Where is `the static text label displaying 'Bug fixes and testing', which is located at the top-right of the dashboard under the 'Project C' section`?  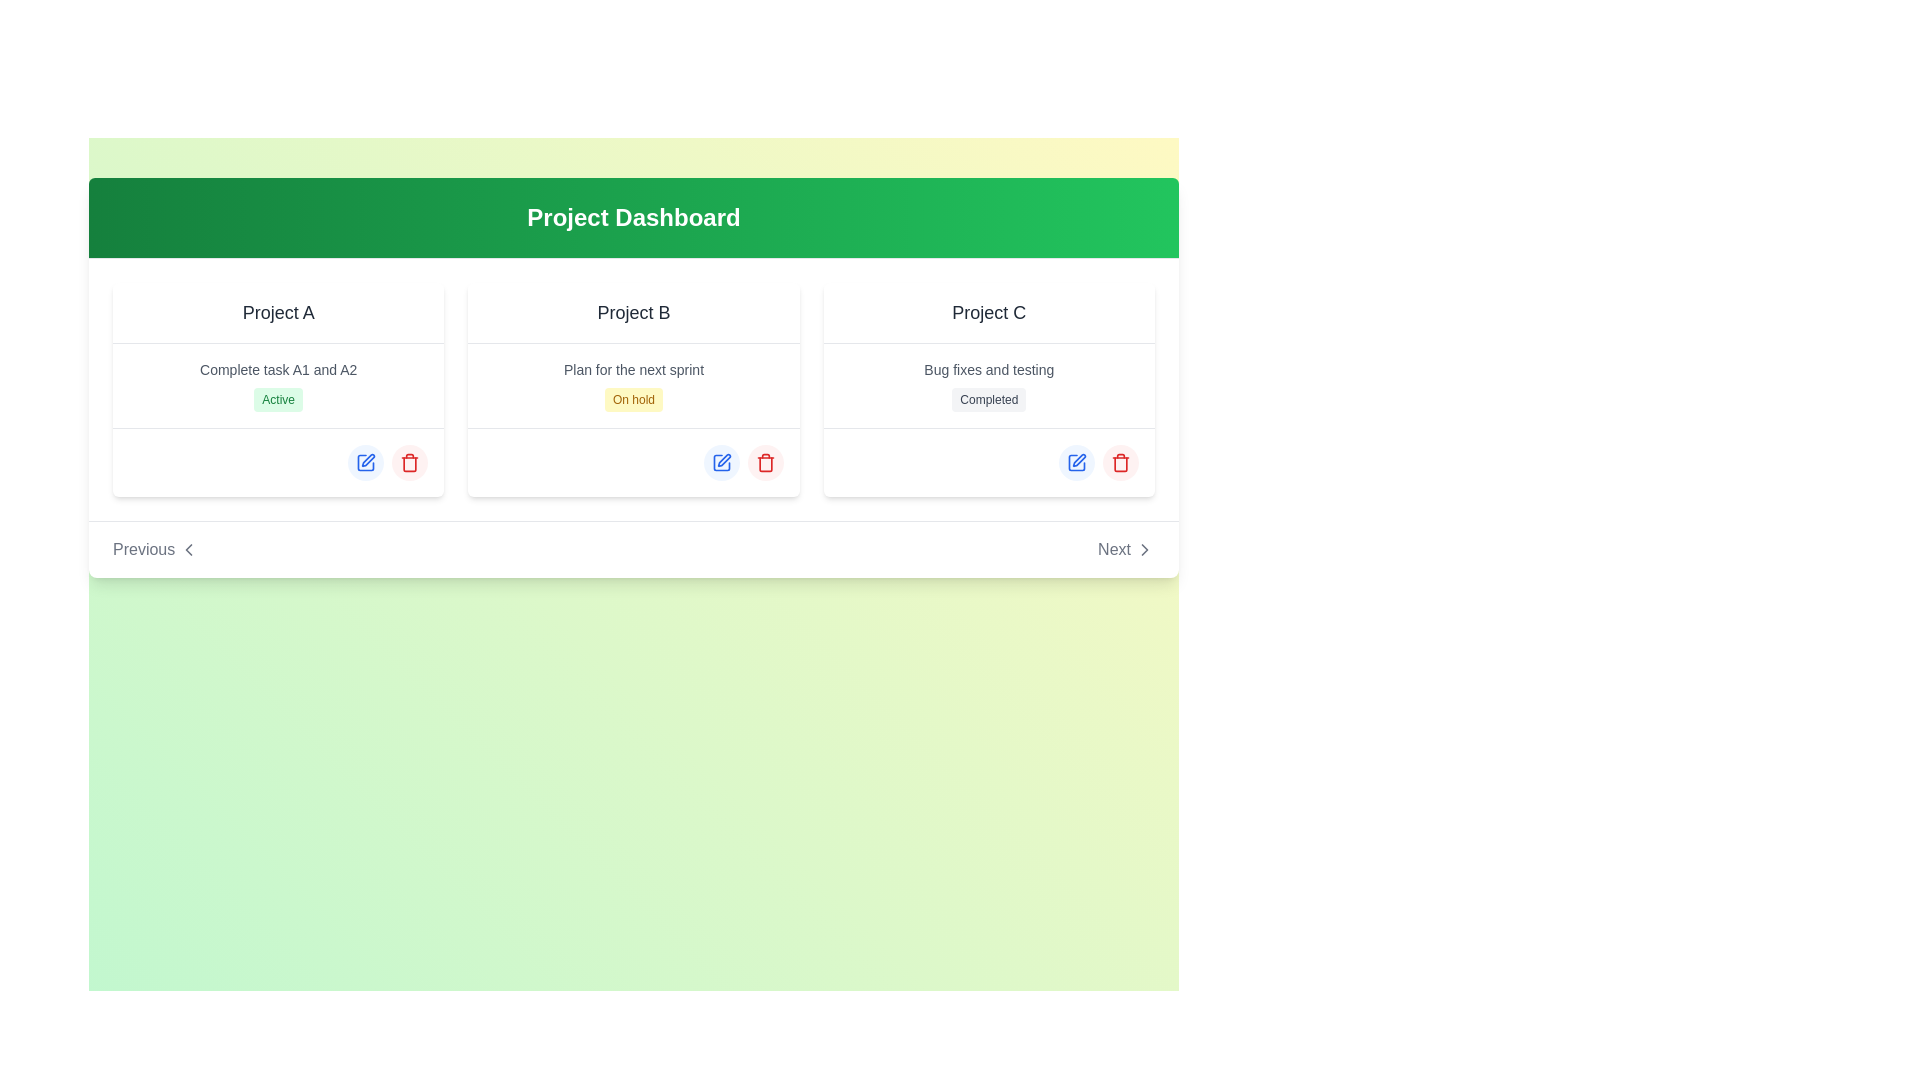
the static text label displaying 'Bug fixes and testing', which is located at the top-right of the dashboard under the 'Project C' section is located at coordinates (989, 370).